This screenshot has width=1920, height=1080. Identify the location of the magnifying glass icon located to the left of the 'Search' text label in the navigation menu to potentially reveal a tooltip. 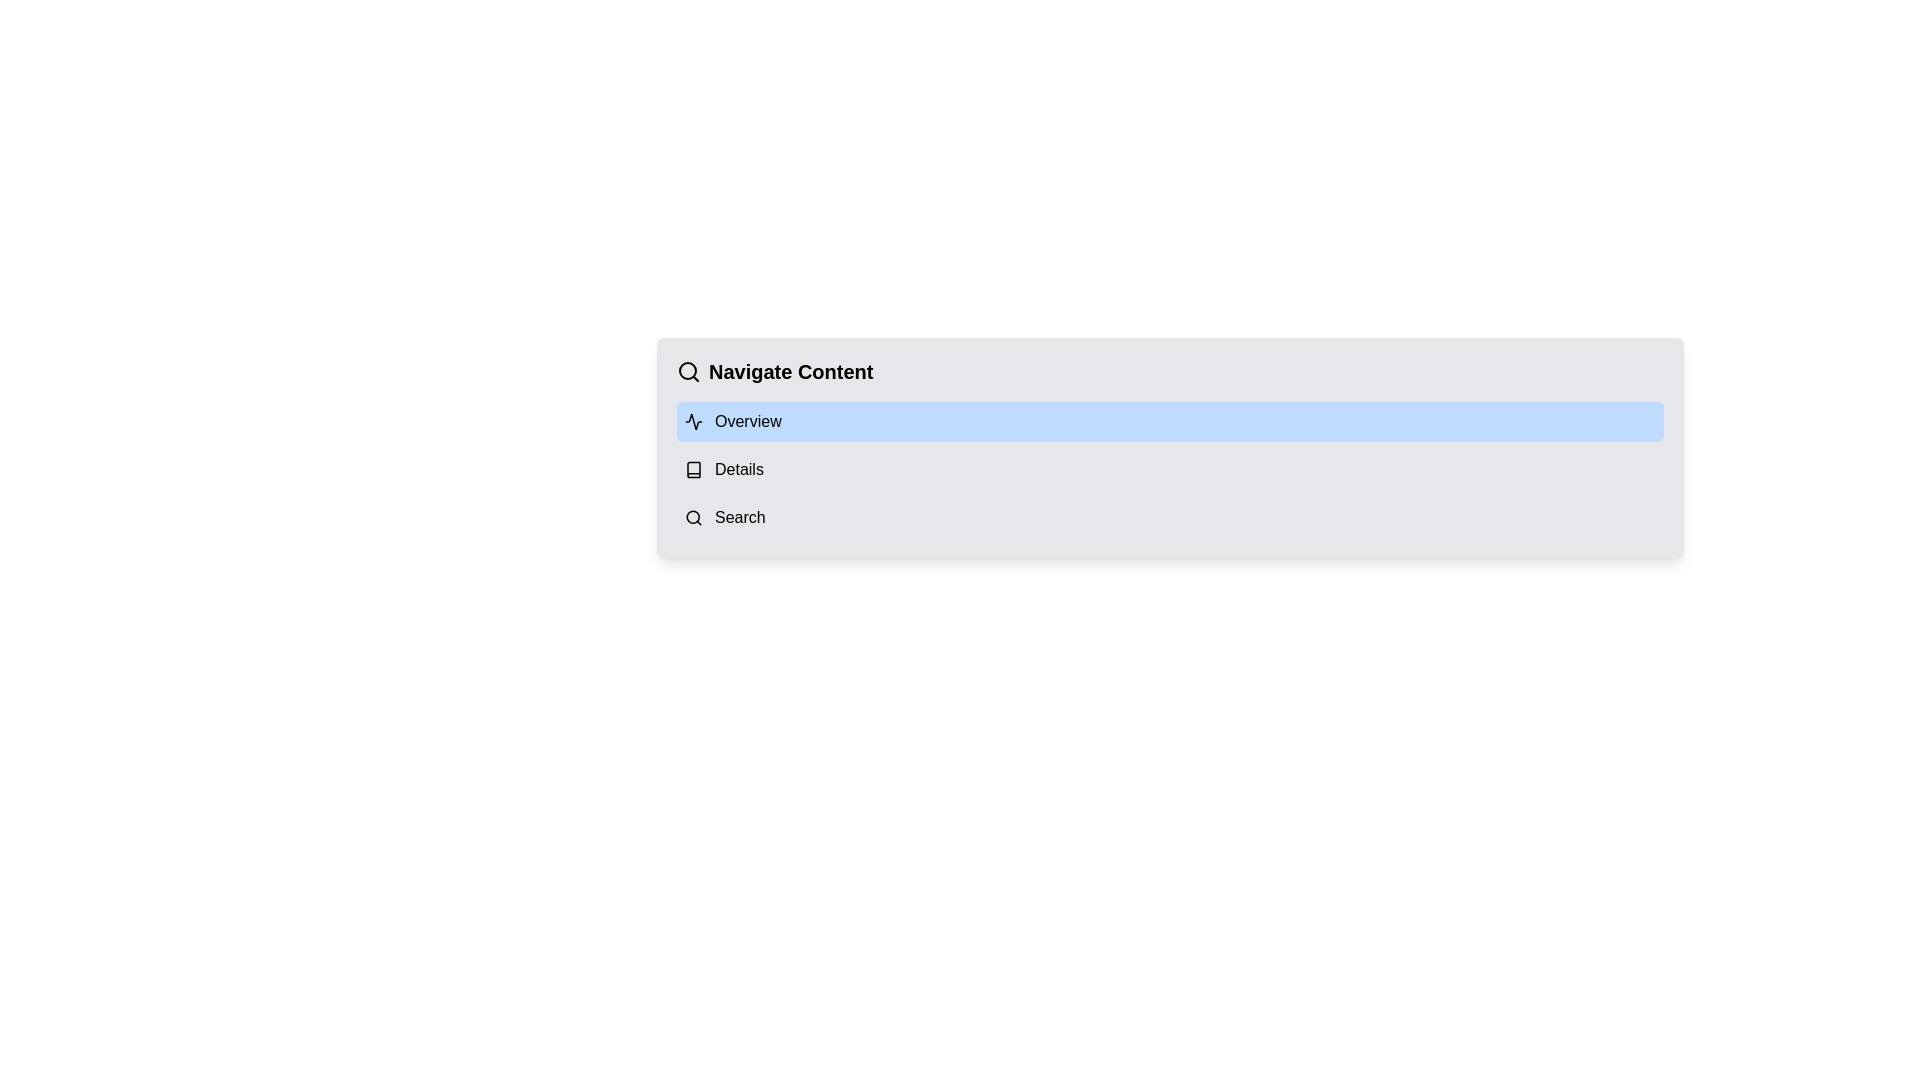
(694, 516).